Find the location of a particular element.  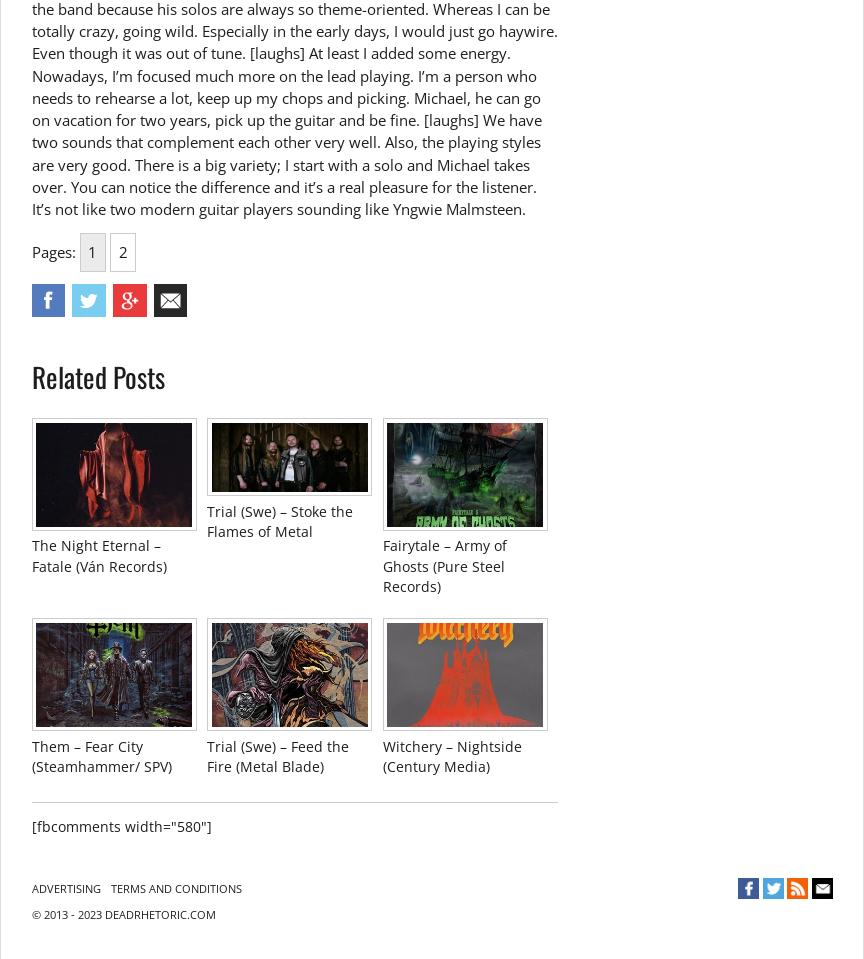

'[fbcomments width="580"]' is located at coordinates (119, 824).